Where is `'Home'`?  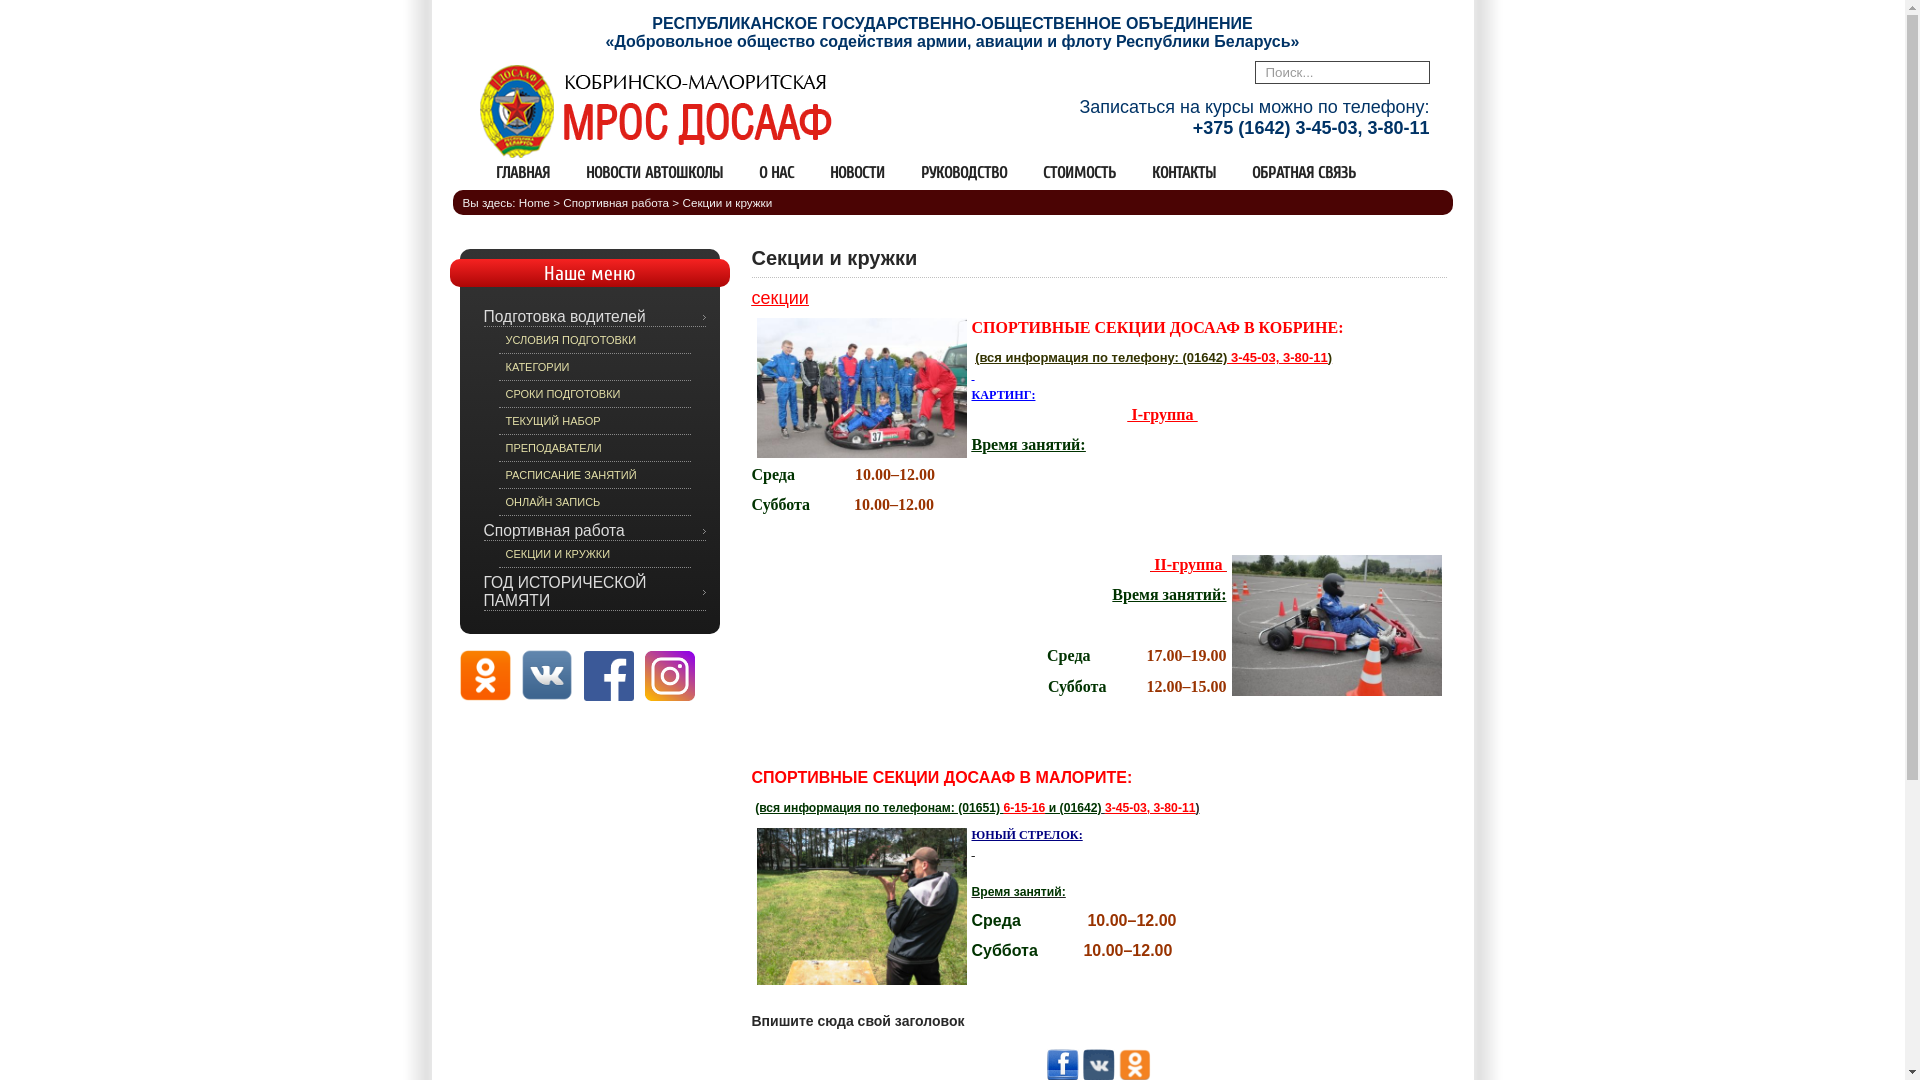 'Home' is located at coordinates (534, 202).